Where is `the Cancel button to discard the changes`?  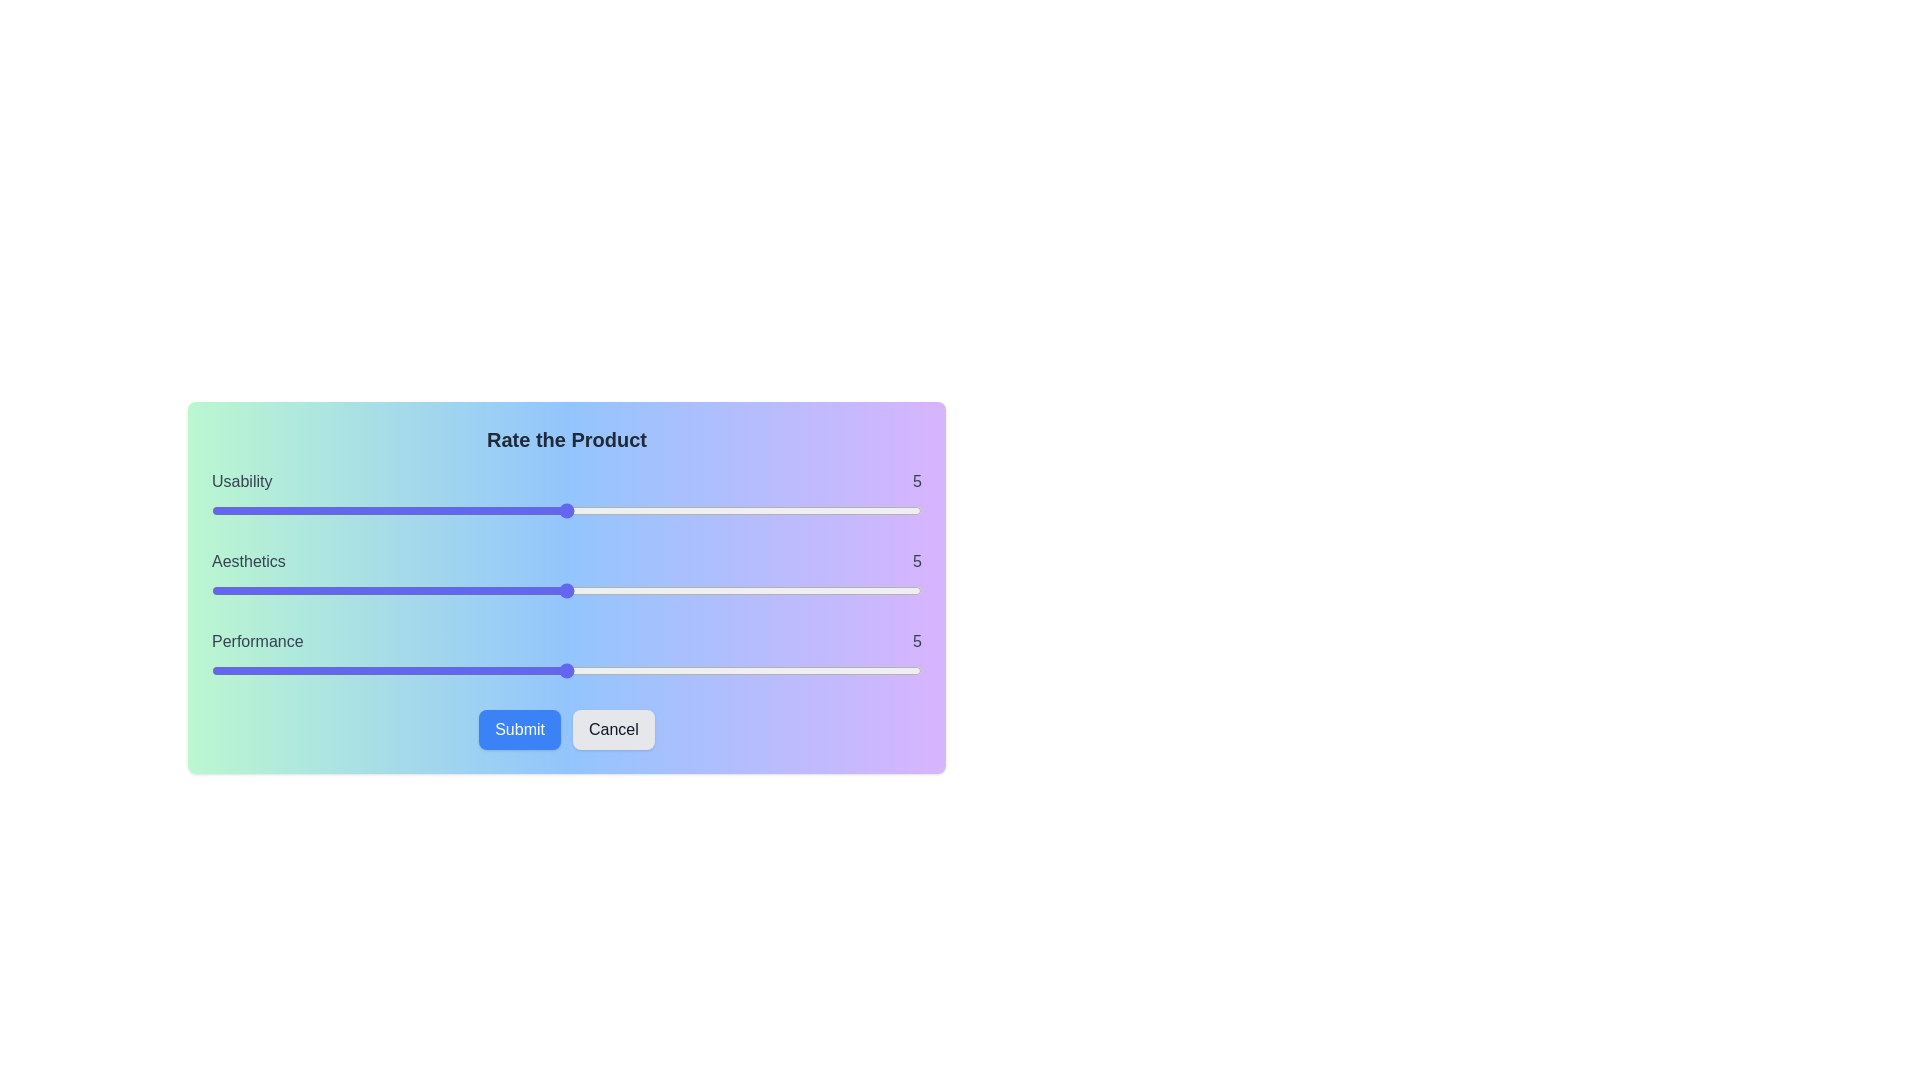
the Cancel button to discard the changes is located at coordinates (612, 729).